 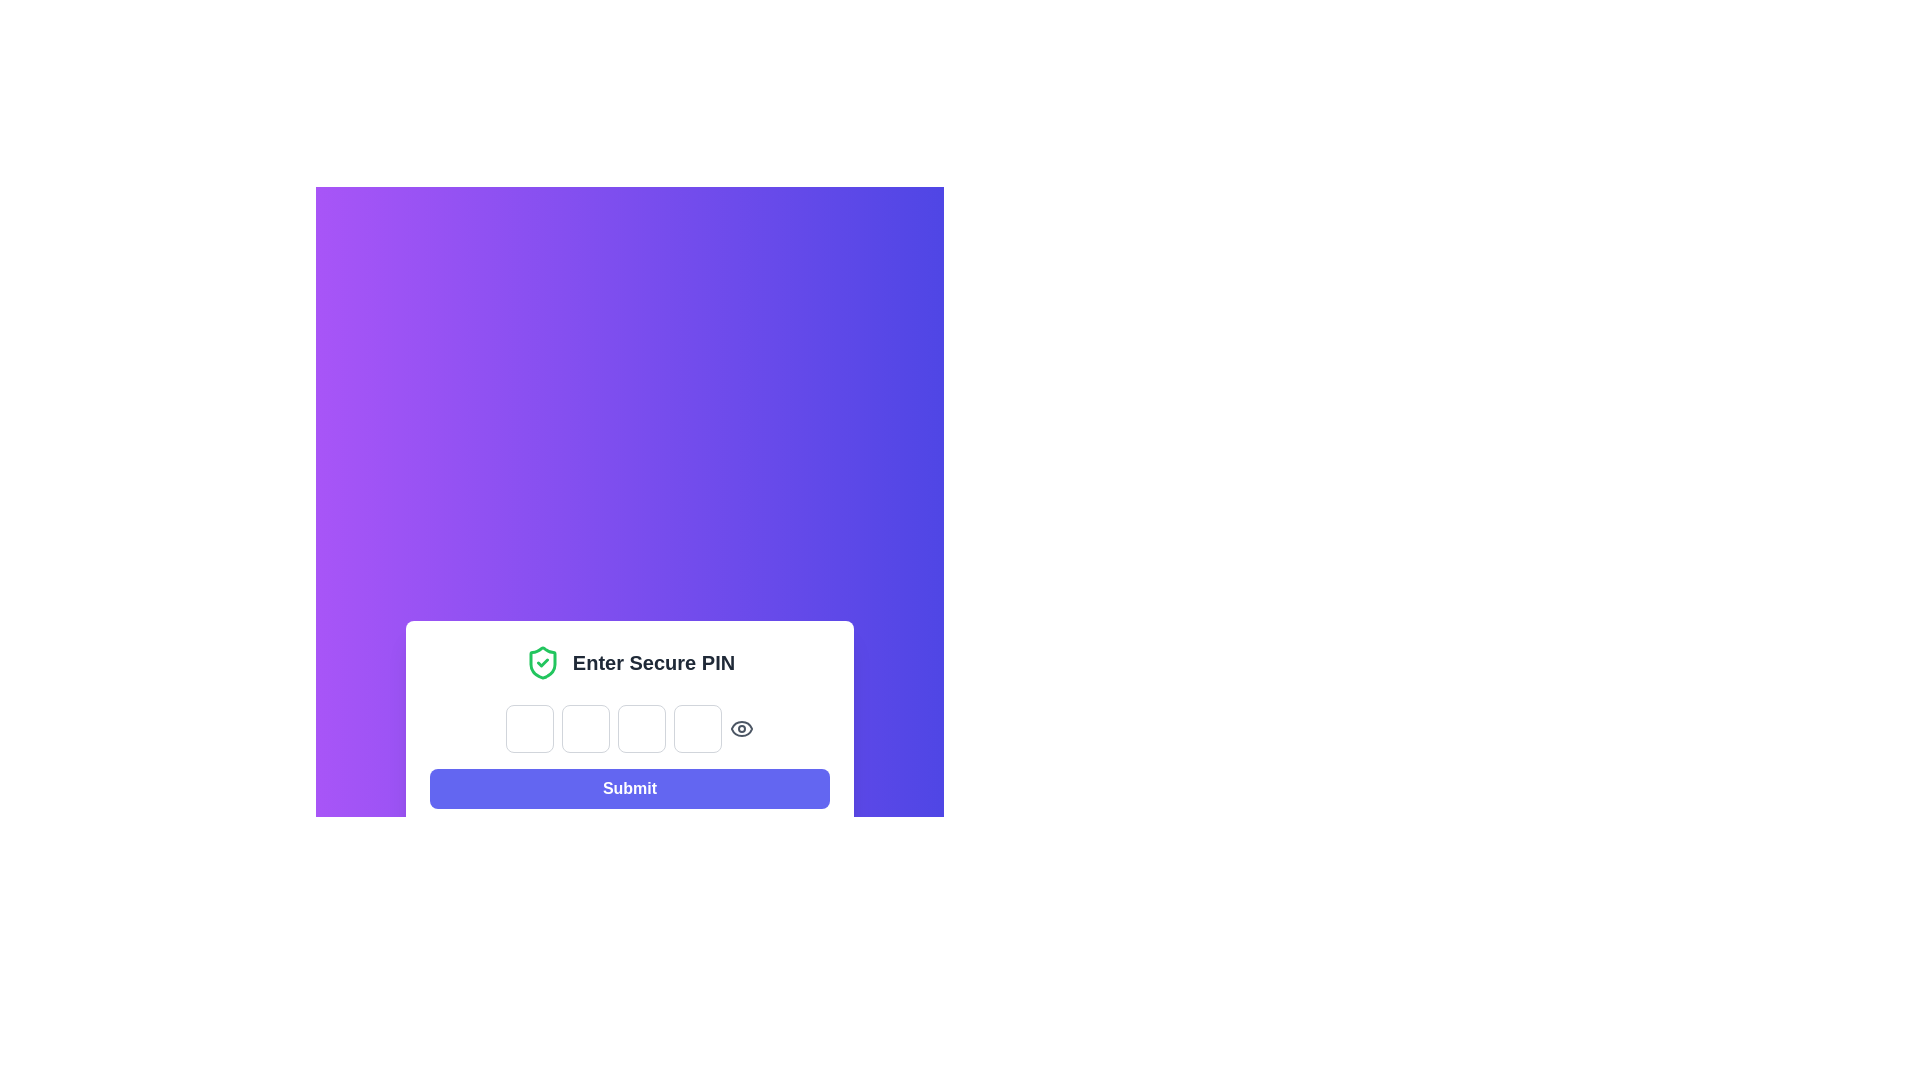 I want to click on the visibility toggle button for the entered PIN, which is located at the rightmost side of the PIN input section, so click(x=741, y=729).